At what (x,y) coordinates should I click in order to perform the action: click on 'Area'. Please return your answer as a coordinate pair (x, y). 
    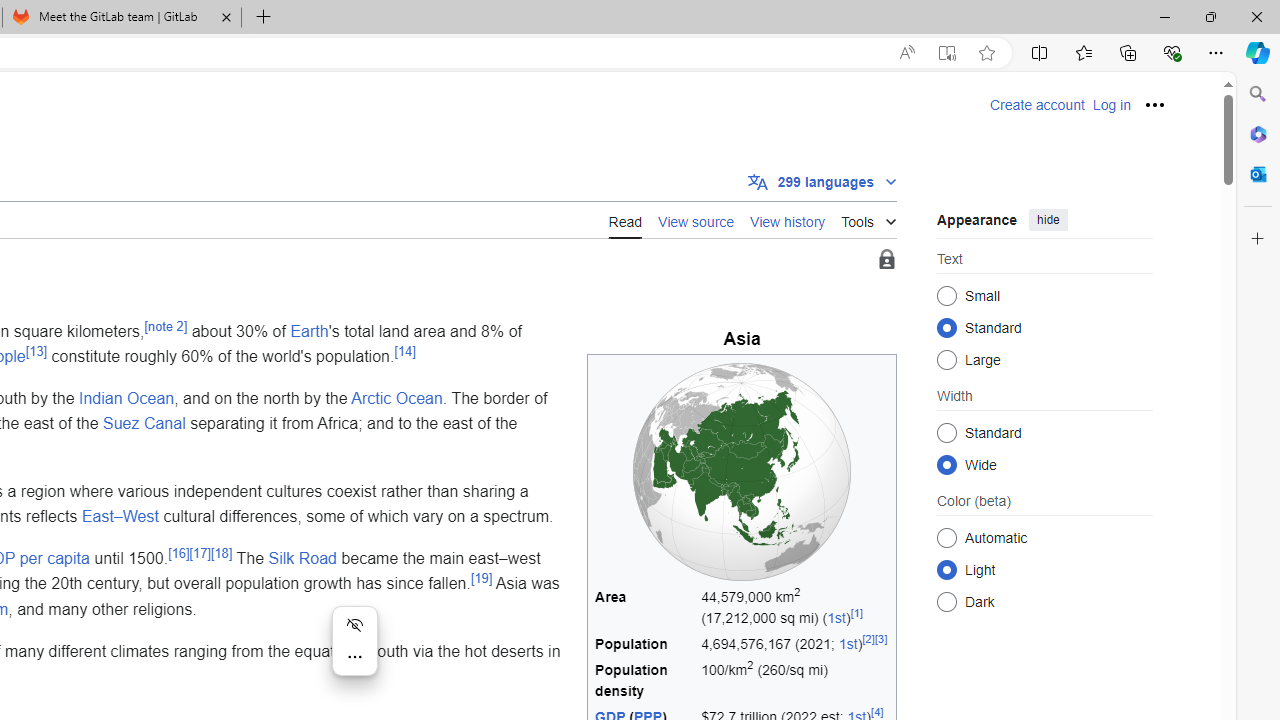
    Looking at the image, I should click on (645, 606).